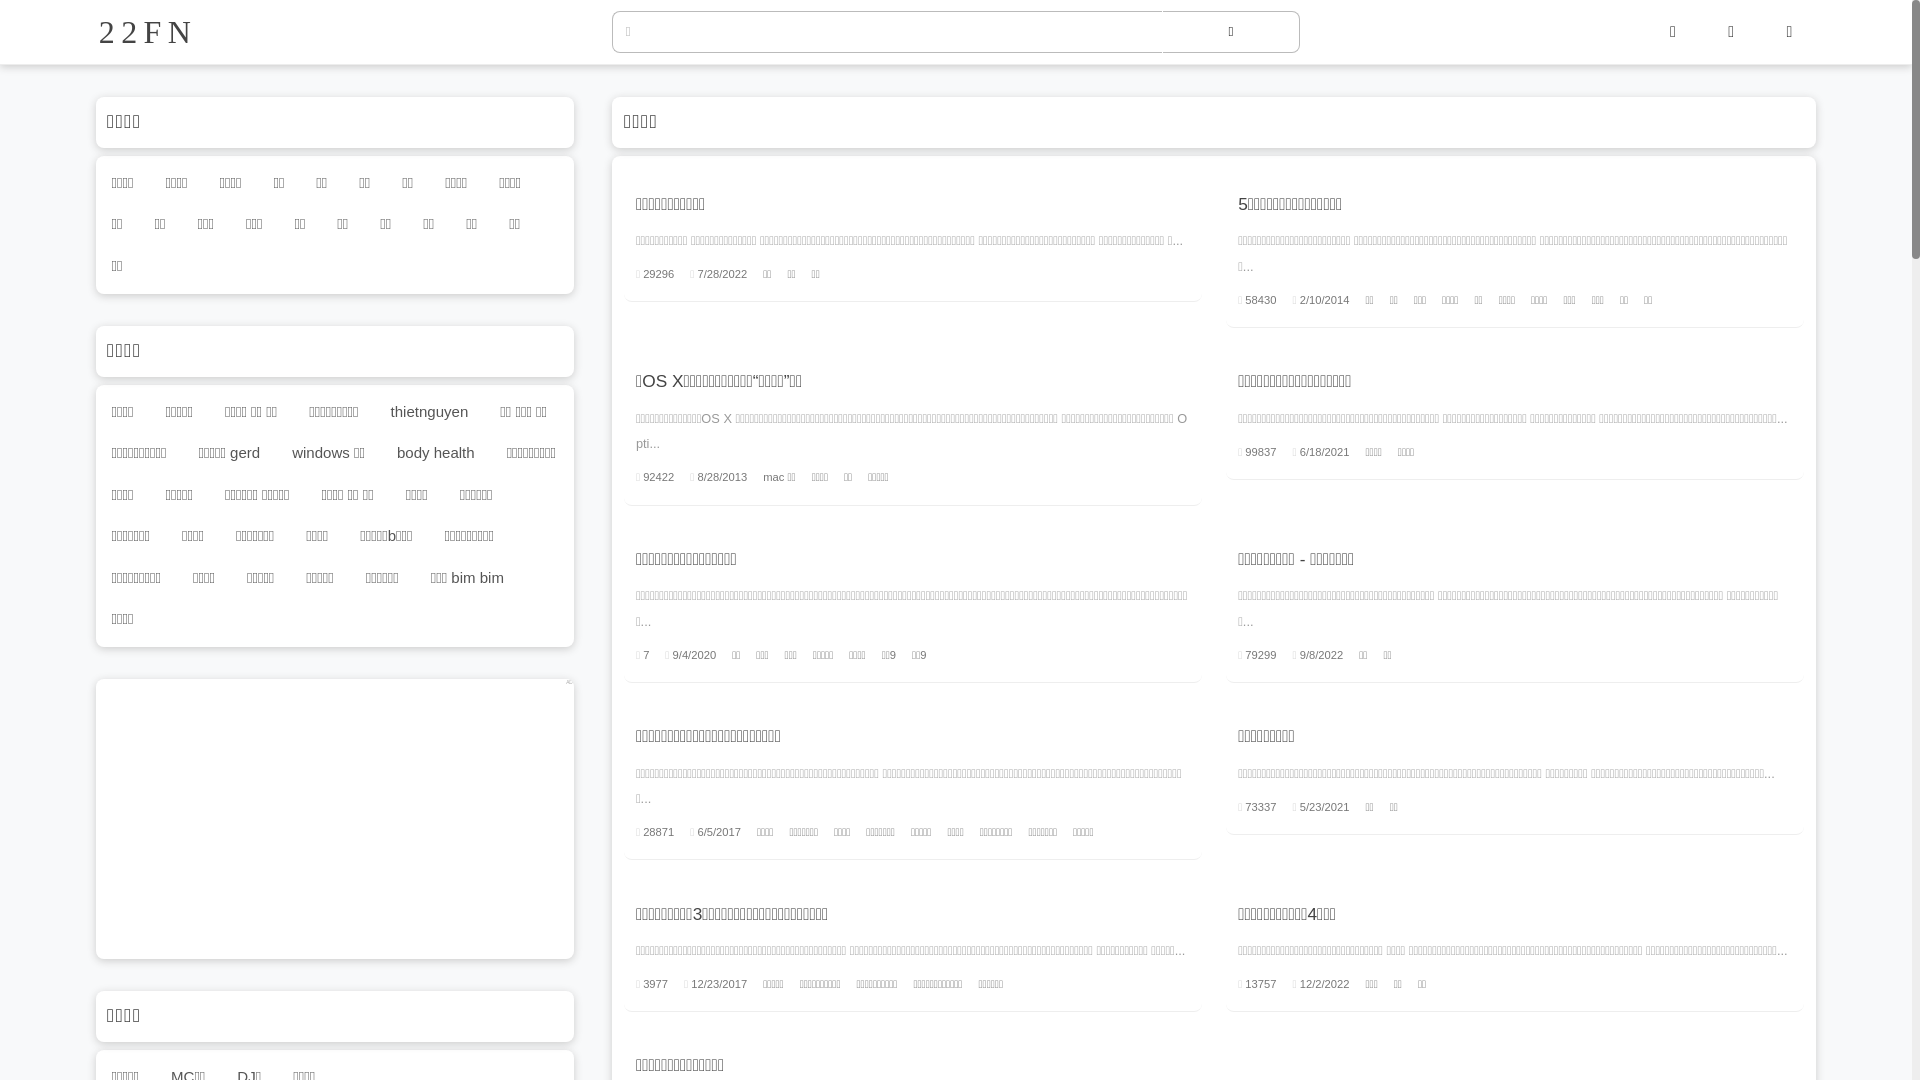  I want to click on '22FN', so click(97, 31).